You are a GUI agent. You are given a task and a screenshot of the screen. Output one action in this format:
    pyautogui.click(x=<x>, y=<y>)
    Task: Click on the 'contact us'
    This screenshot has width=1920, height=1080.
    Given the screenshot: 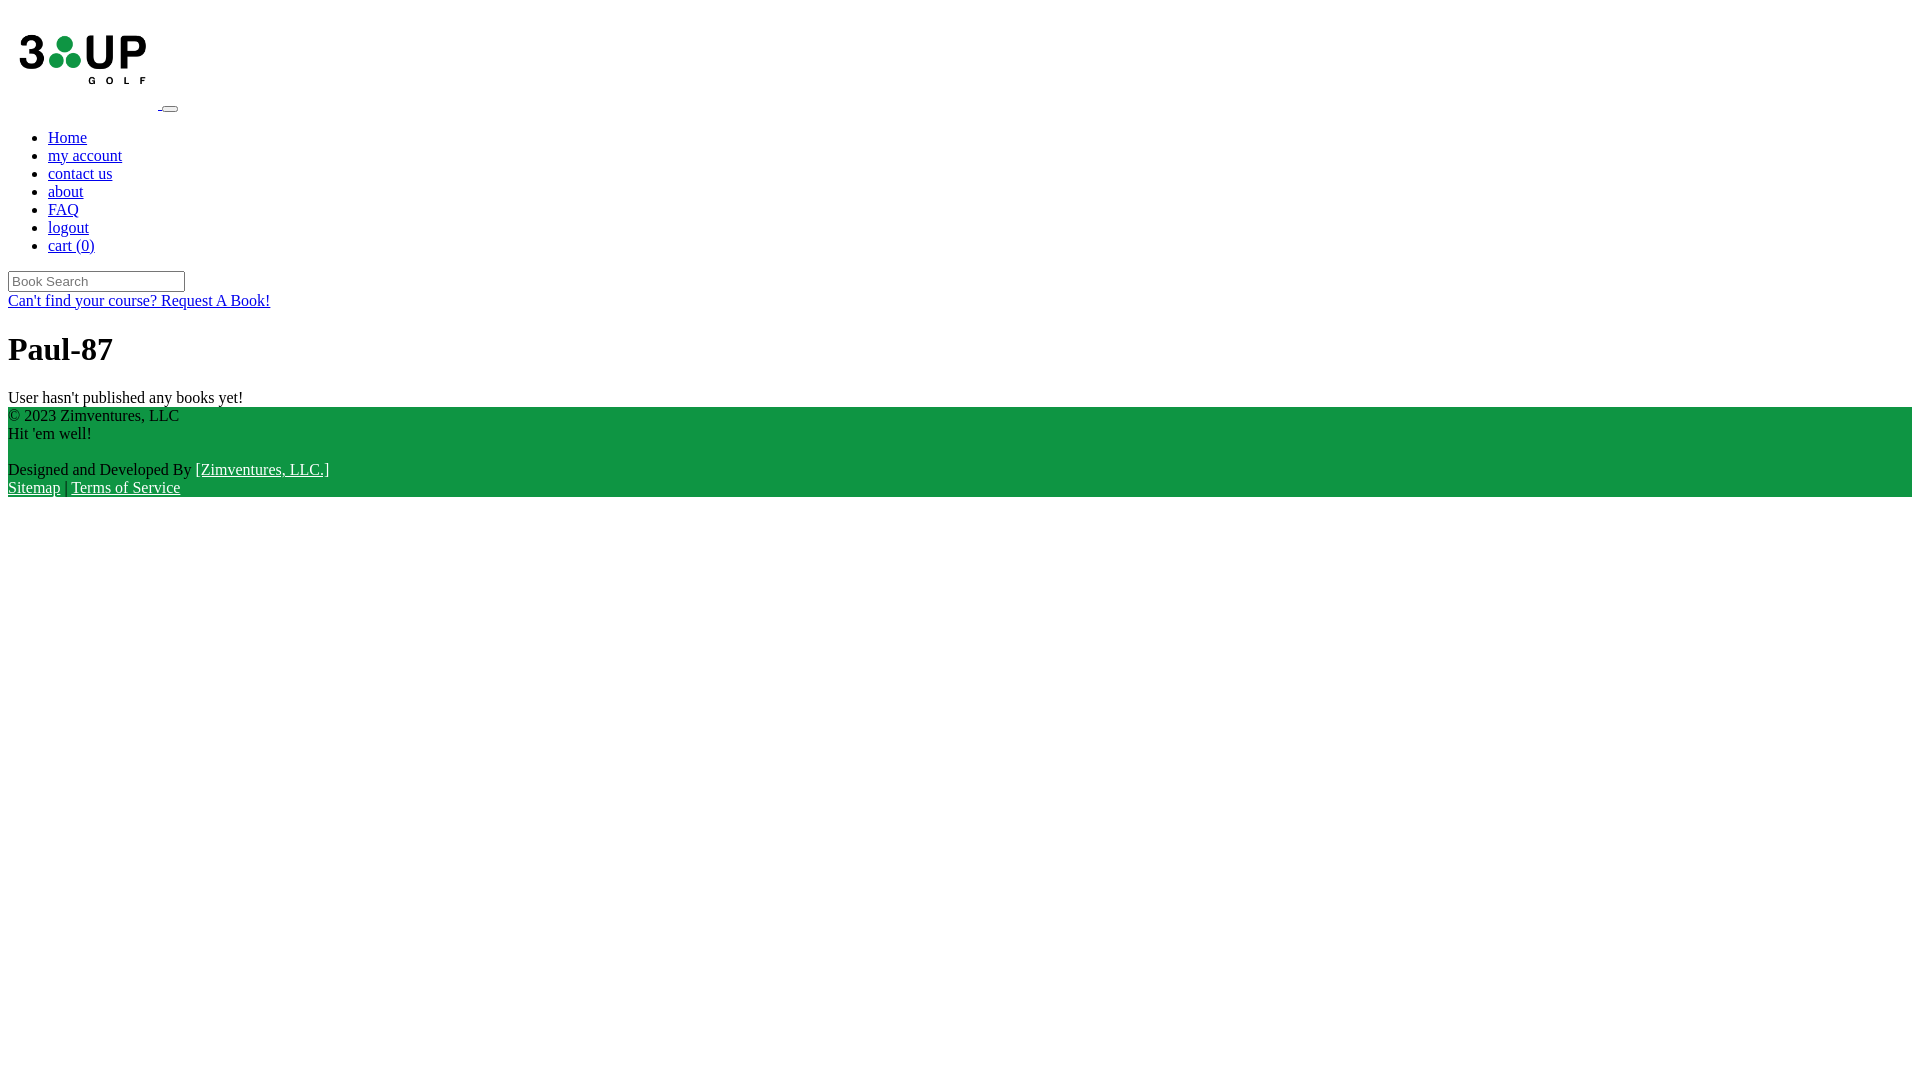 What is the action you would take?
    pyautogui.click(x=80, y=172)
    